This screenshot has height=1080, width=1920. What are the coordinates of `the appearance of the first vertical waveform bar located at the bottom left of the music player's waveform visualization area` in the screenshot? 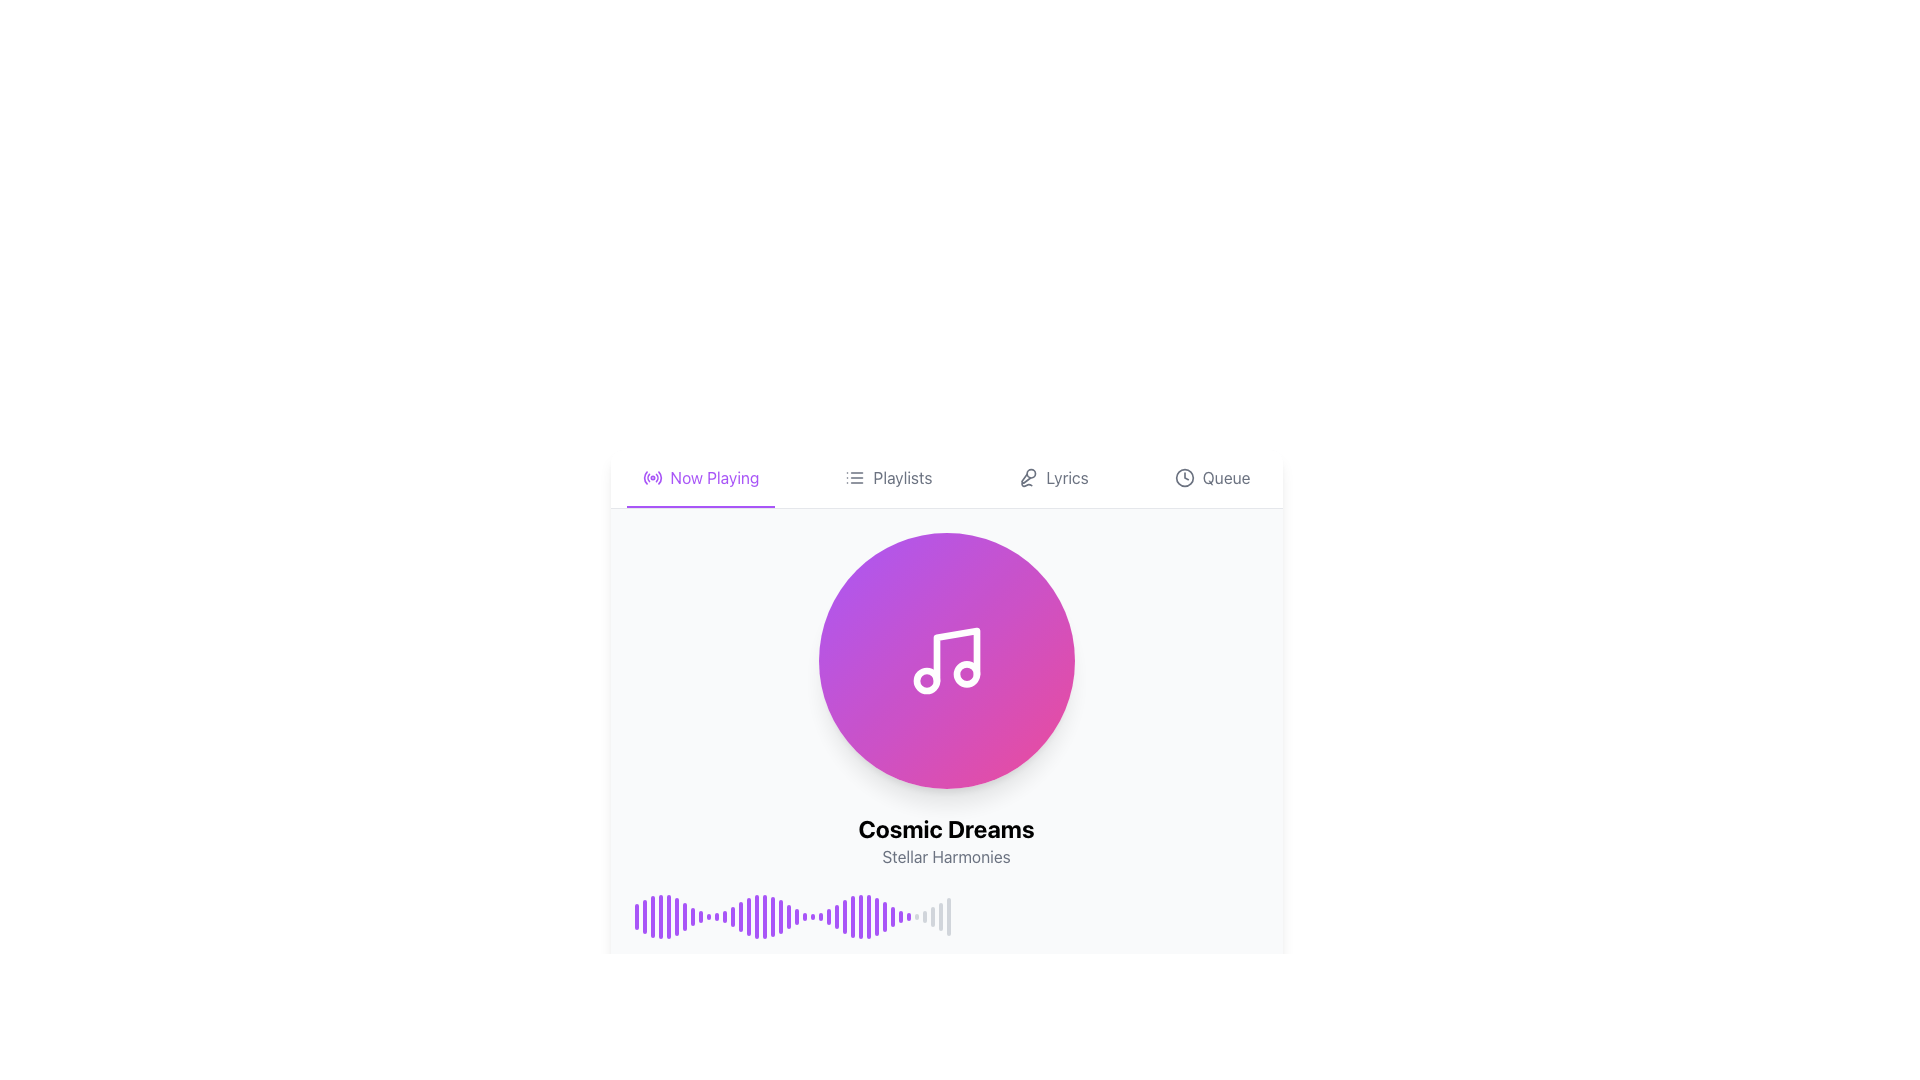 It's located at (635, 917).